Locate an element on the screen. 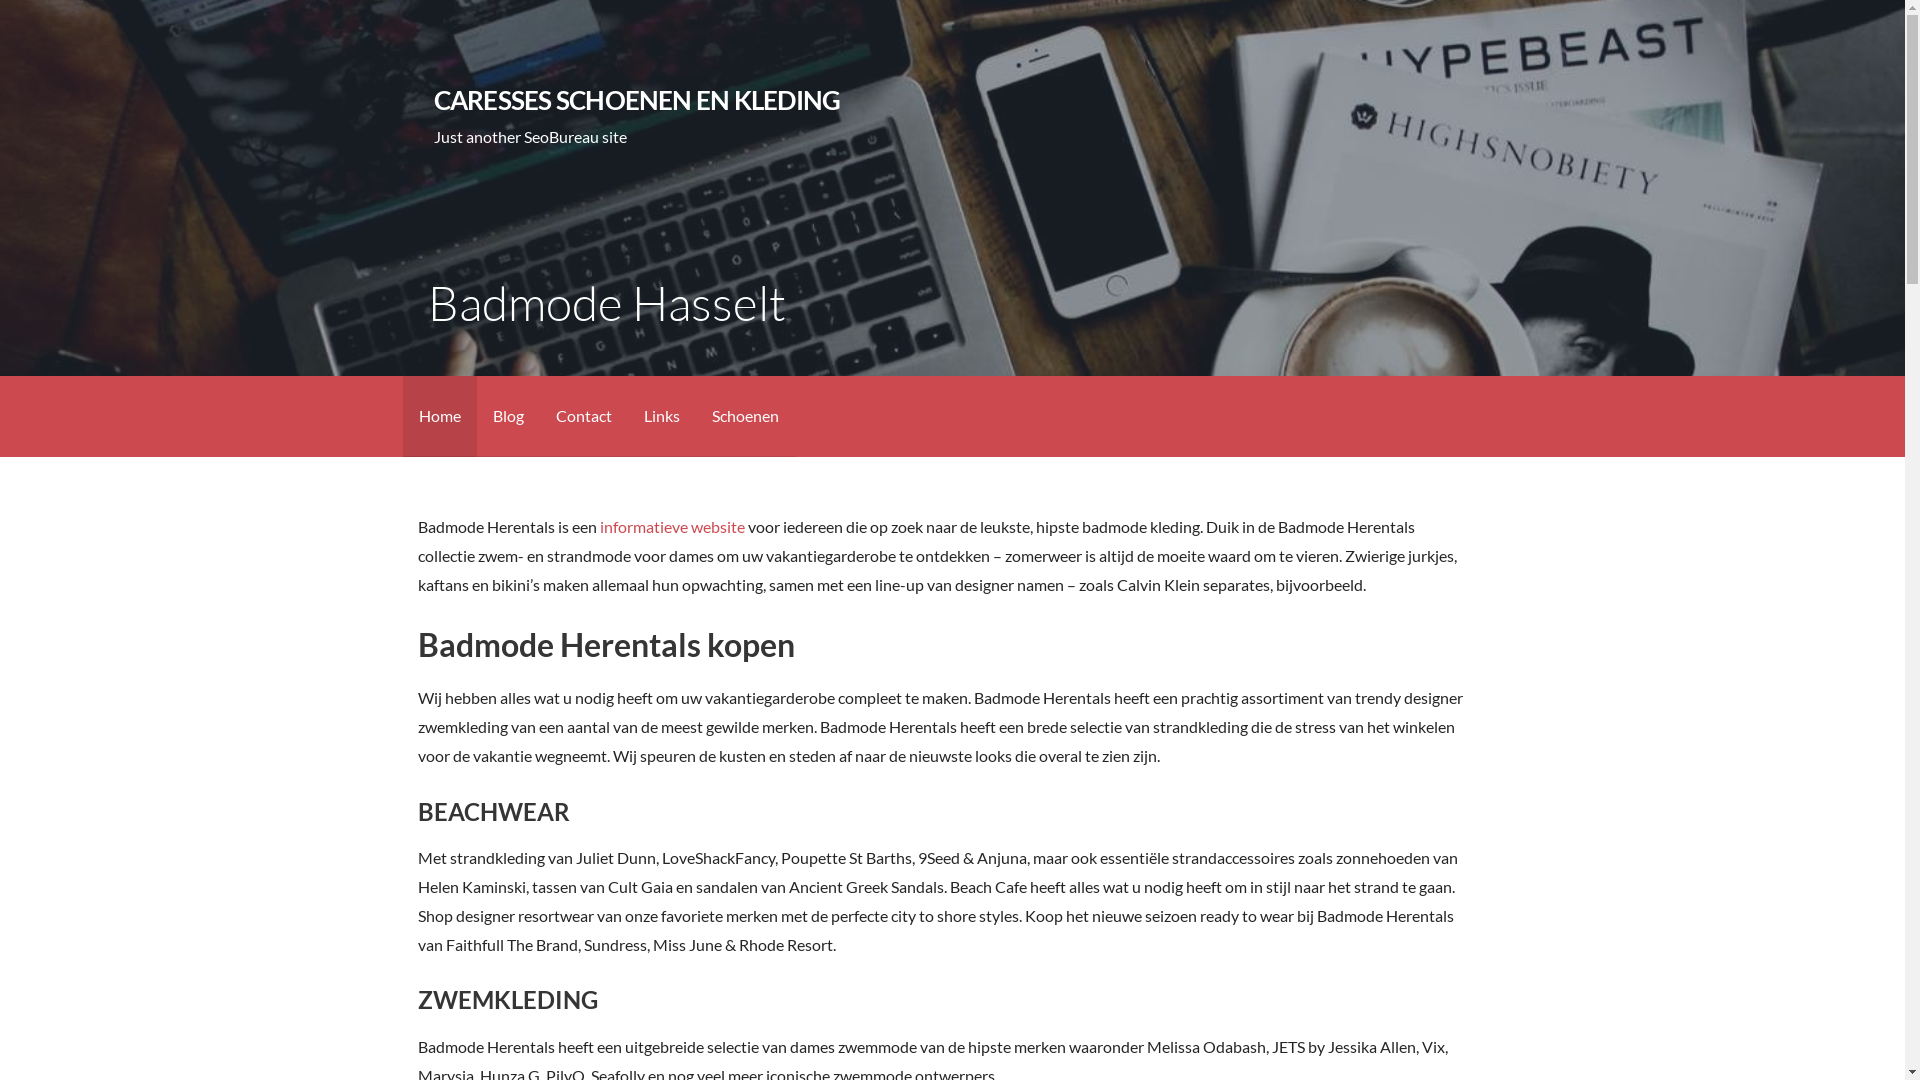 The width and height of the screenshot is (1920, 1080). 'Links' is located at coordinates (662, 415).